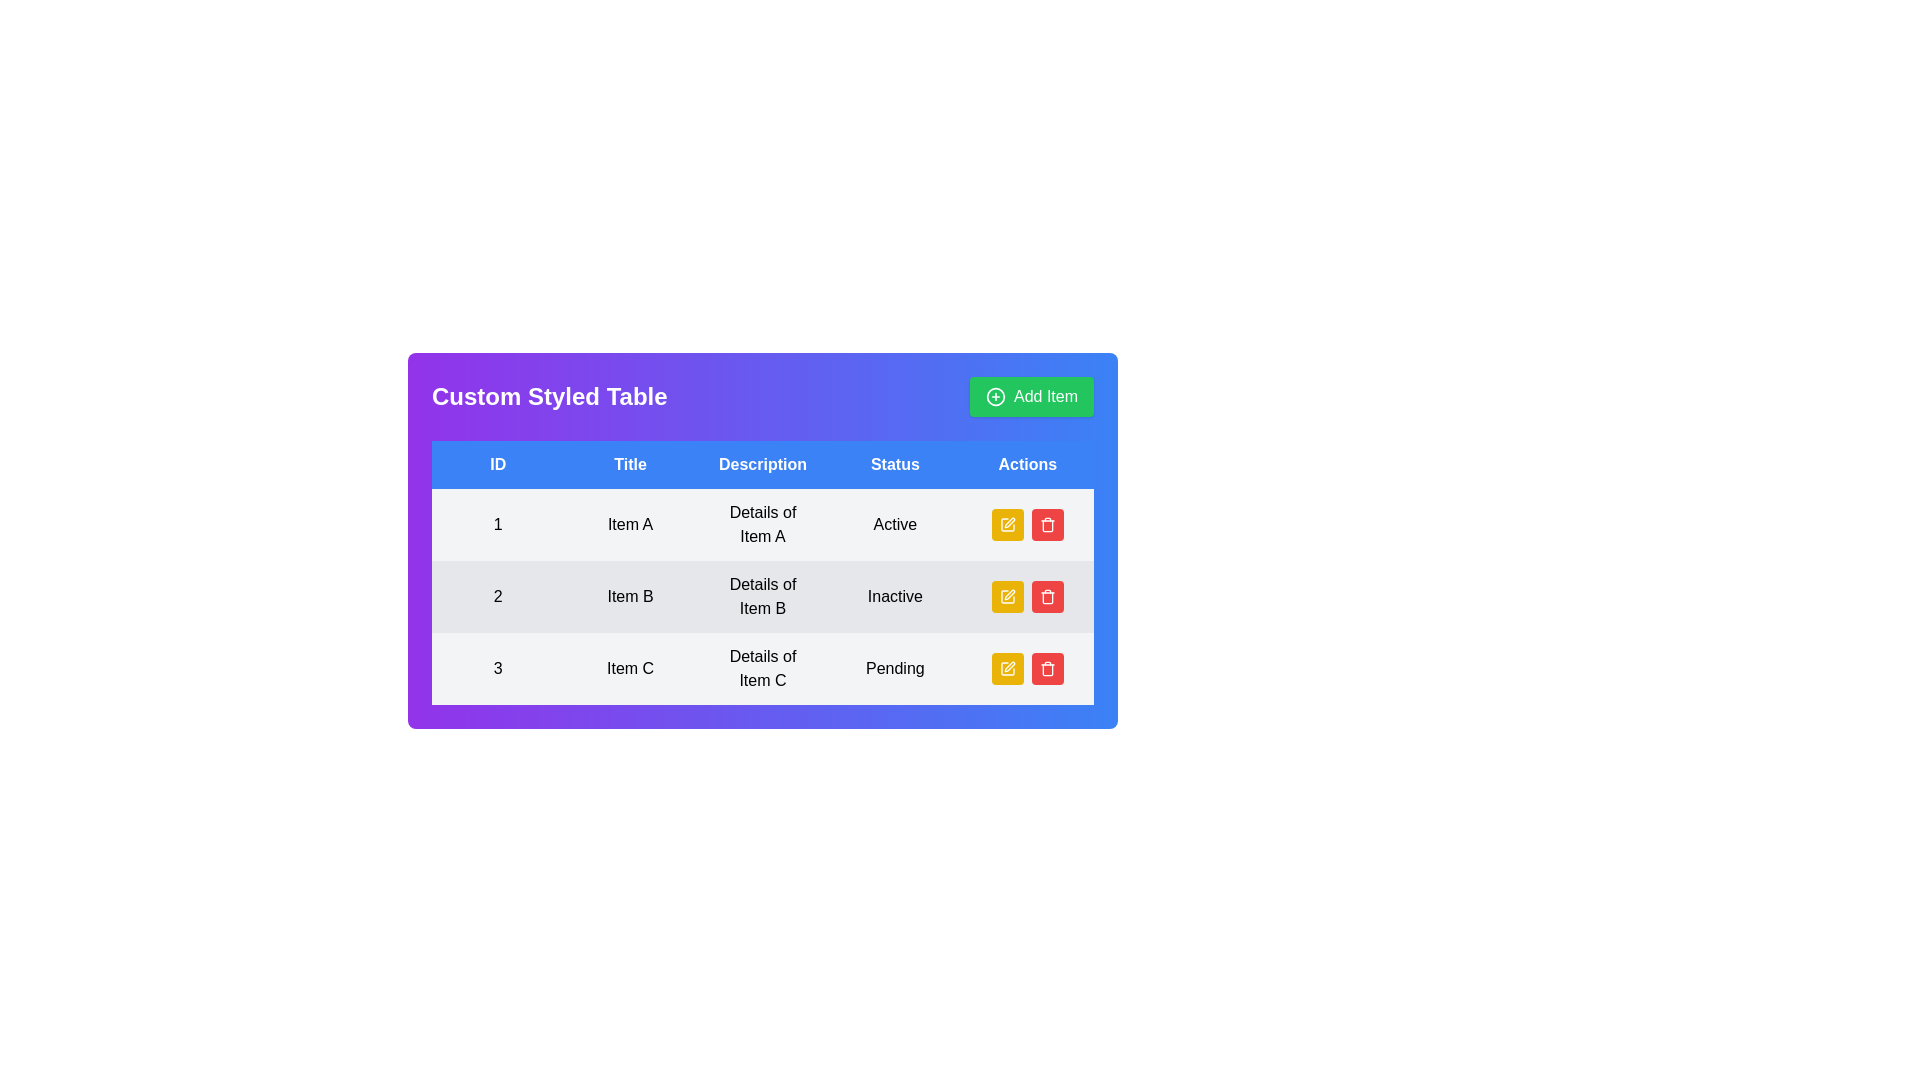 The height and width of the screenshot is (1080, 1920). I want to click on text displayed as the title of the second item in the table, located in the 'Title' column of the second row, so click(629, 596).